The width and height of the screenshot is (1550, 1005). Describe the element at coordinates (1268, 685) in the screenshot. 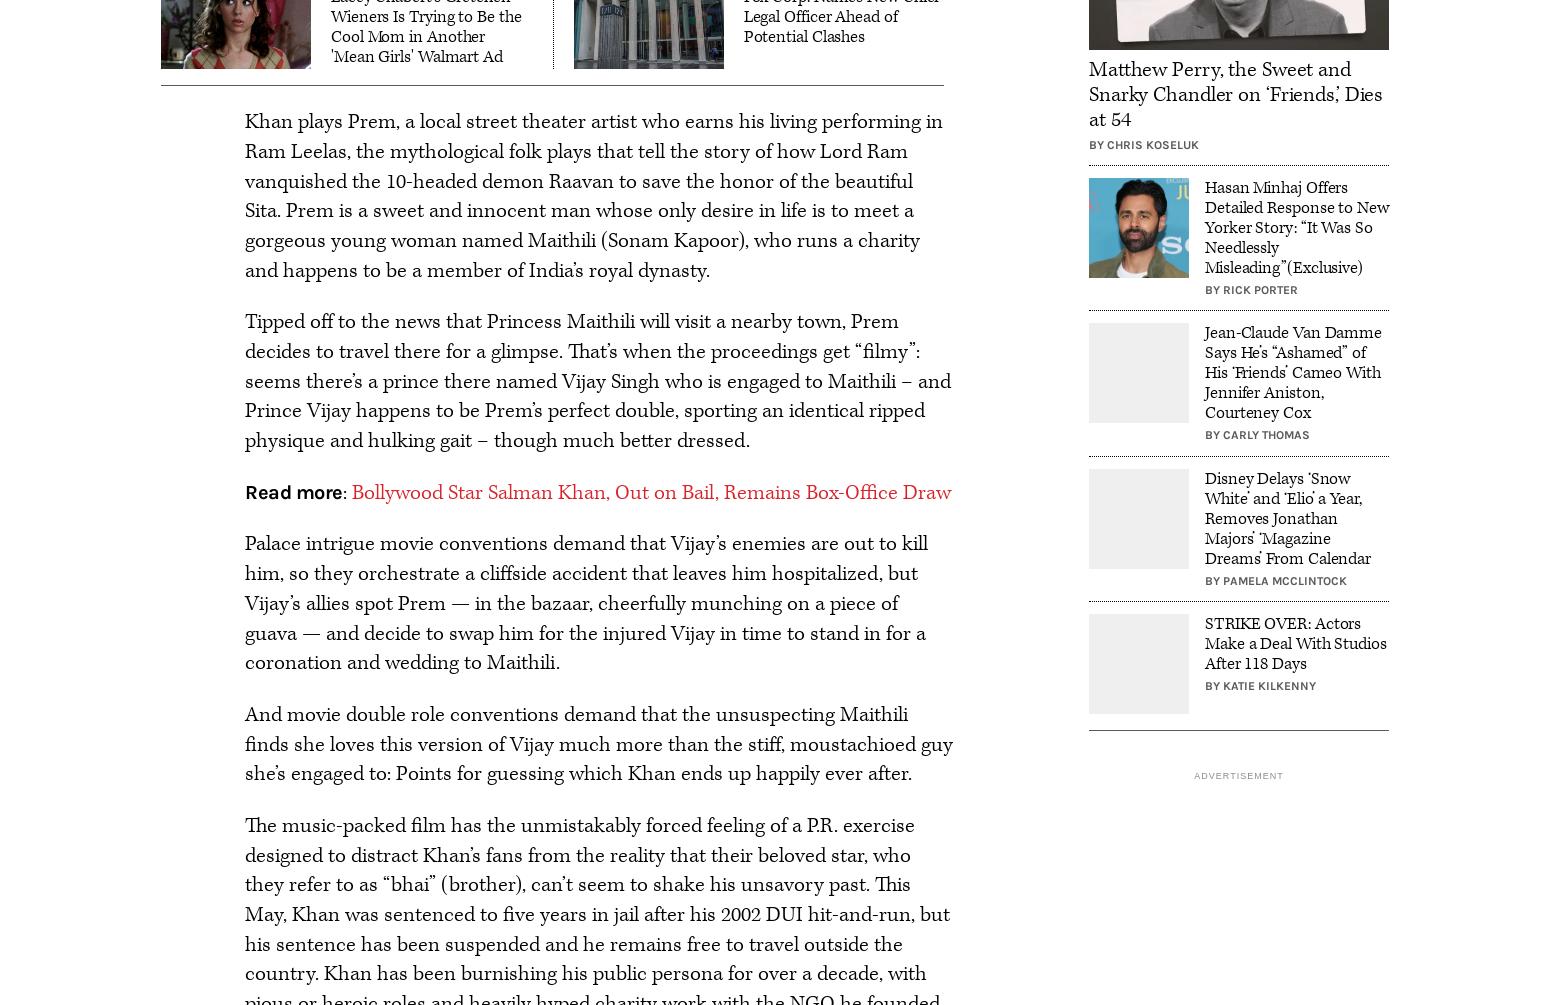

I see `'Katie Kilkenny'` at that location.